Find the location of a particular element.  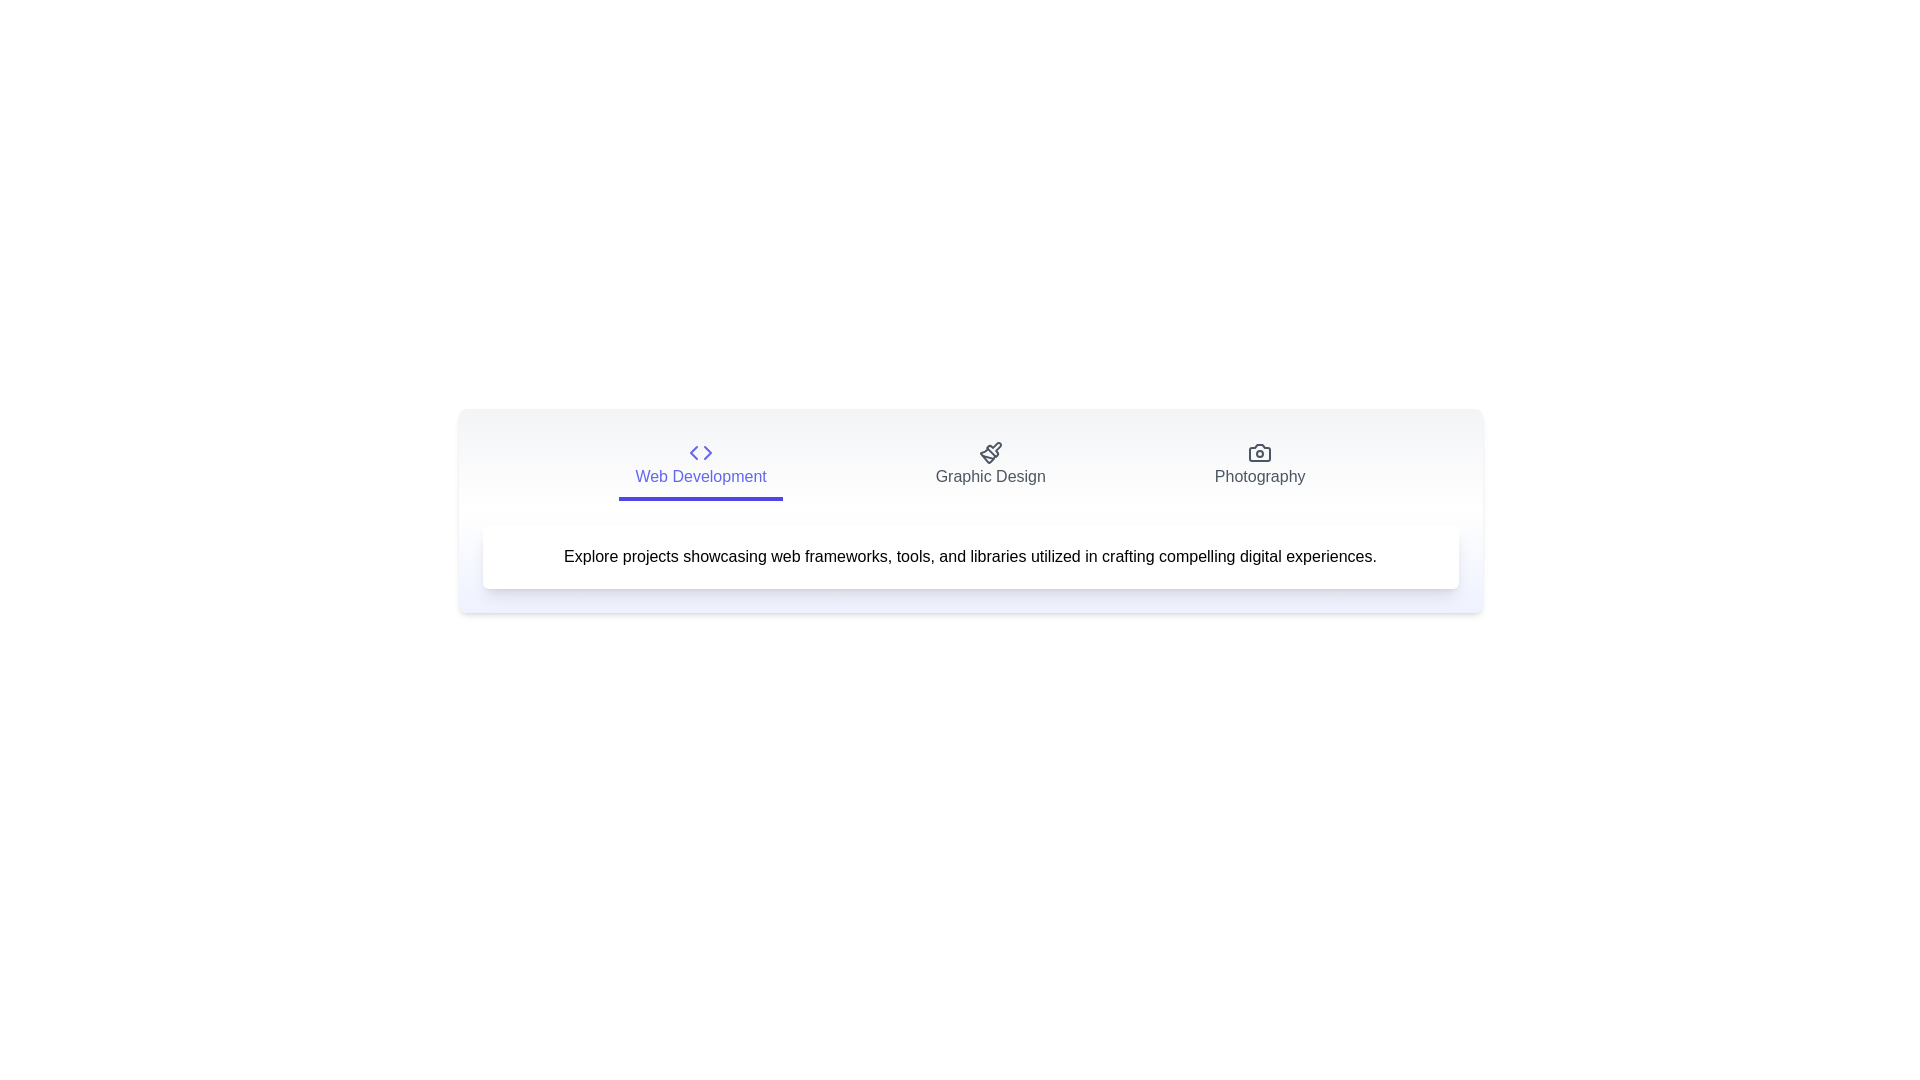

the tab labeled Graphic Design to switch to its content is located at coordinates (990, 466).